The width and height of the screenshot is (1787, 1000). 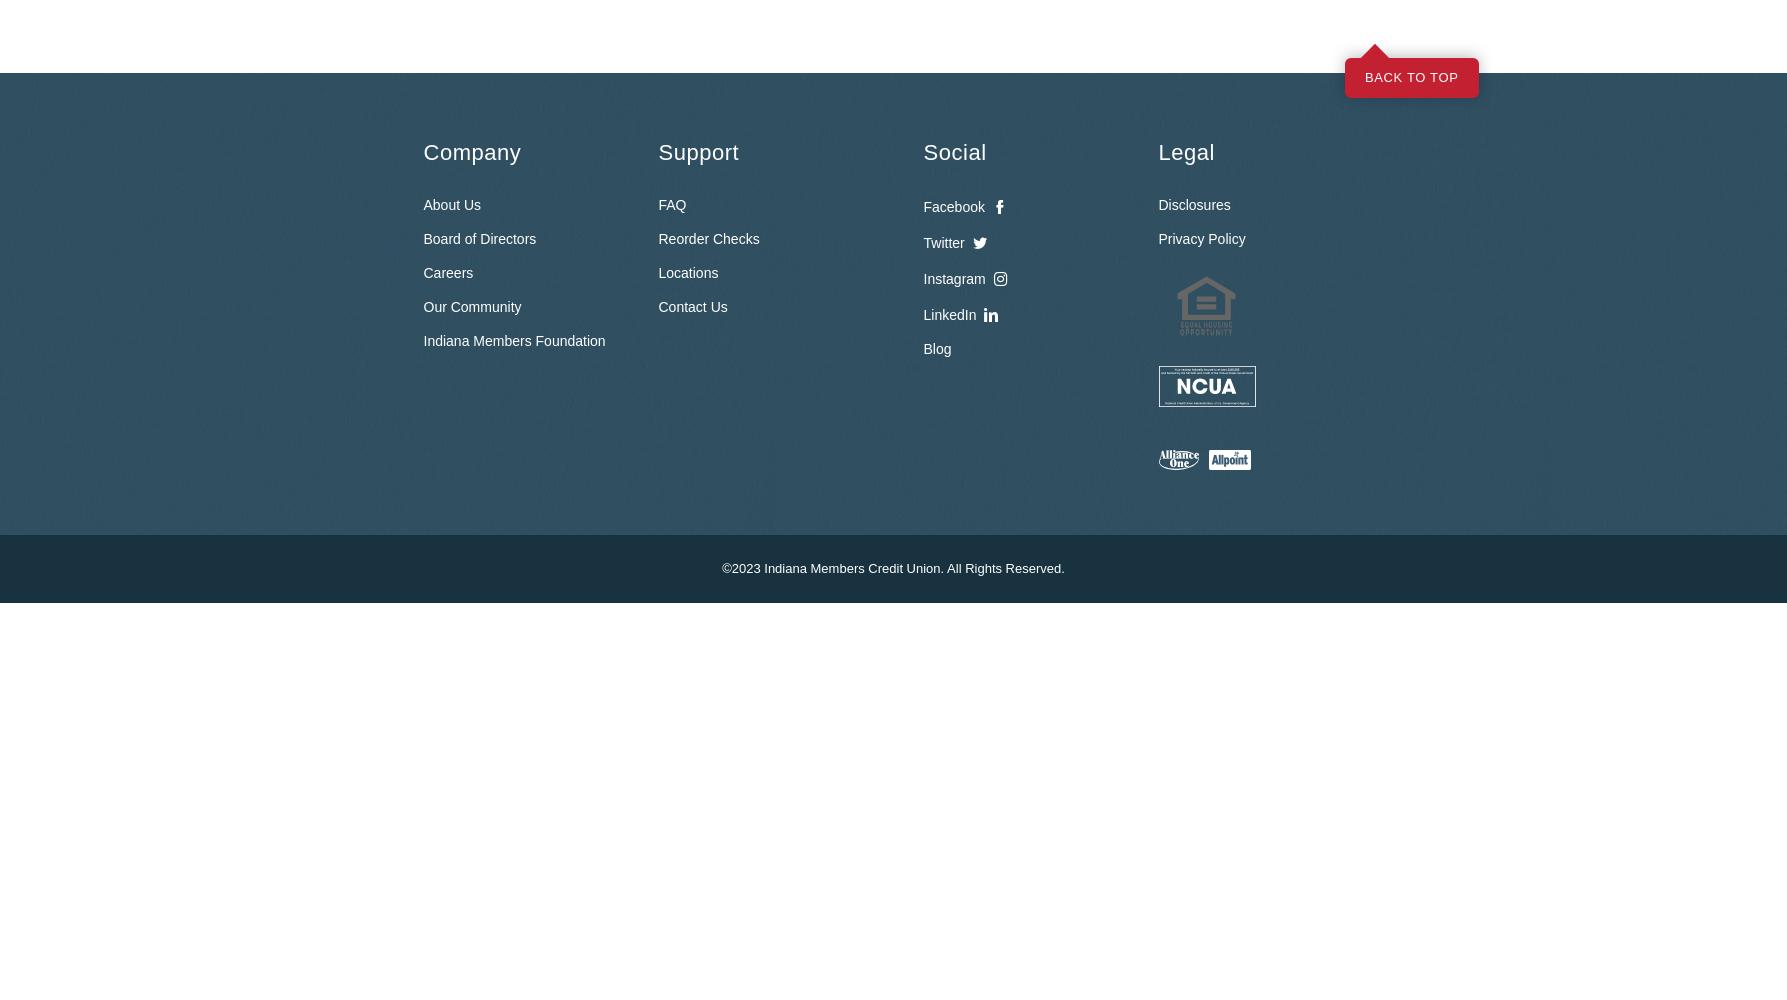 What do you see at coordinates (953, 278) in the screenshot?
I see `'Instagram'` at bounding box center [953, 278].